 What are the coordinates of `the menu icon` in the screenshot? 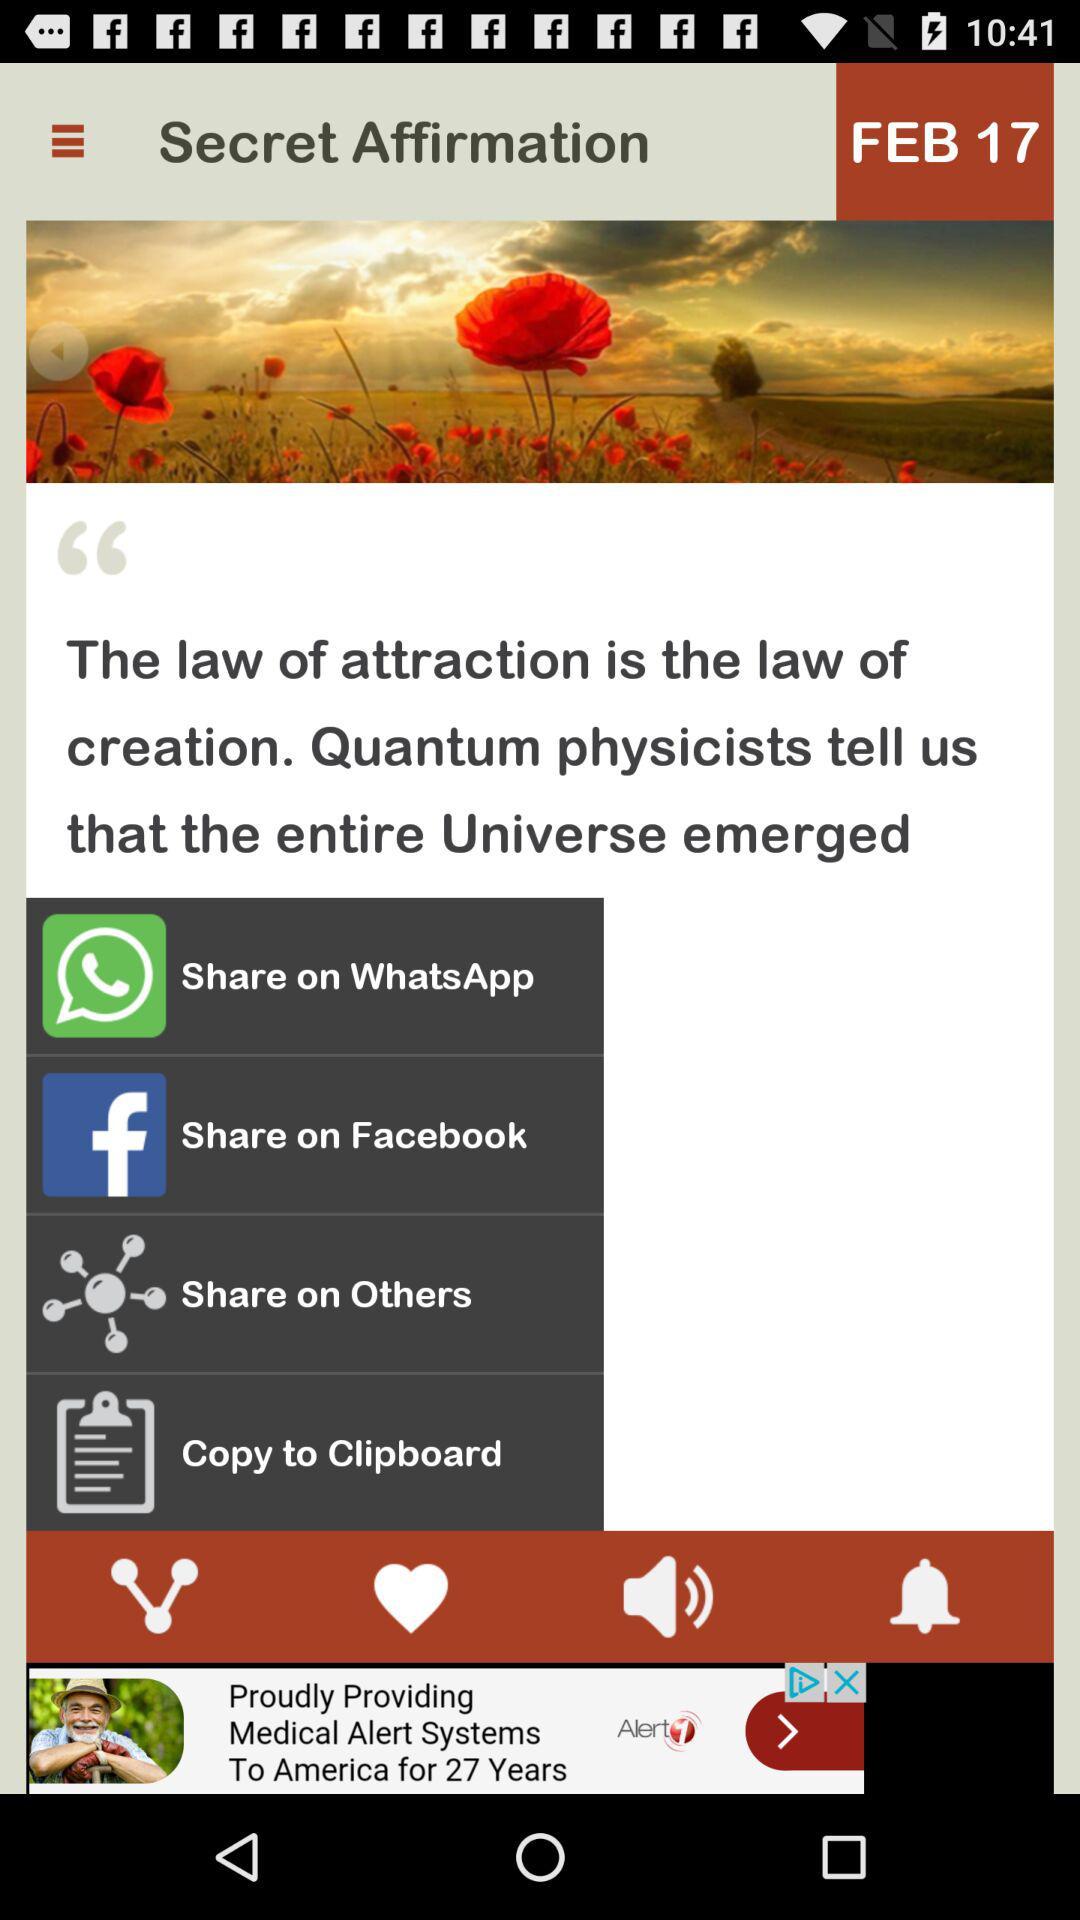 It's located at (66, 150).